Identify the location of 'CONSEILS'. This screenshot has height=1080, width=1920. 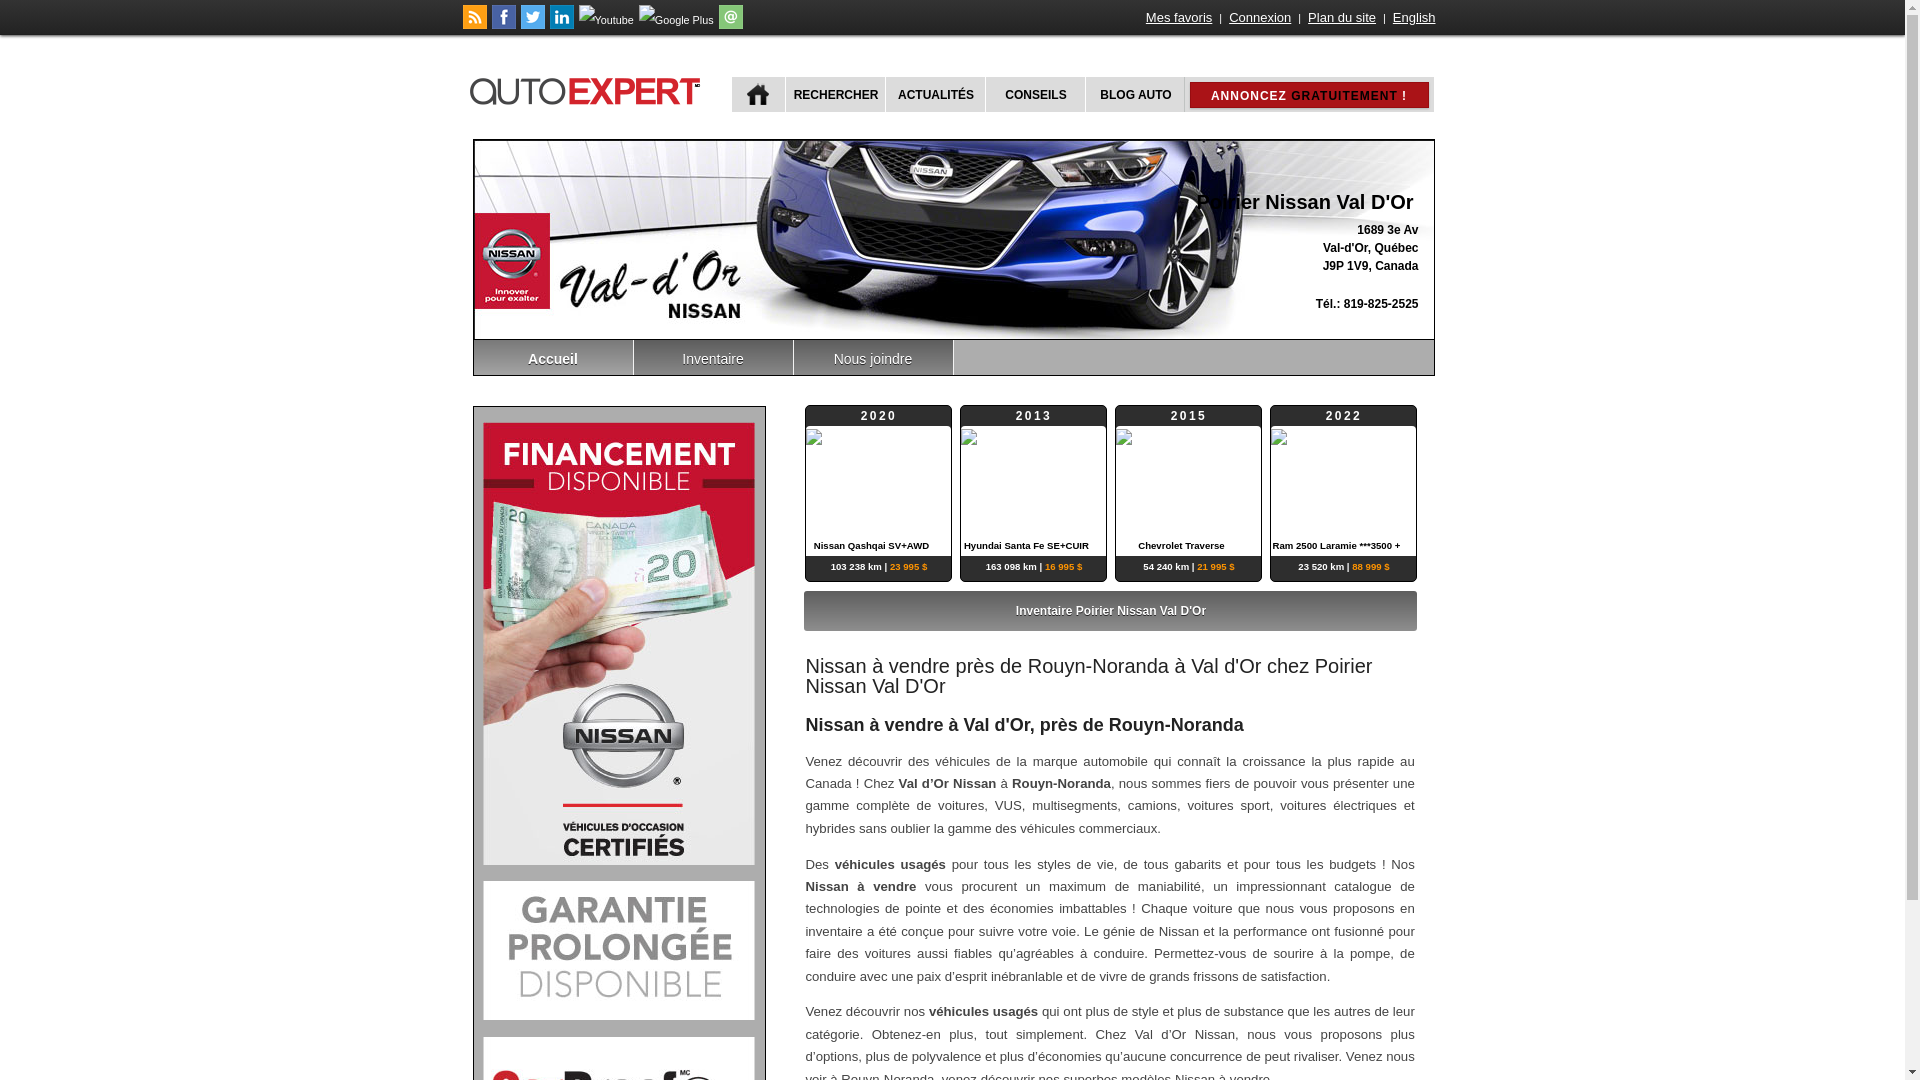
(1033, 94).